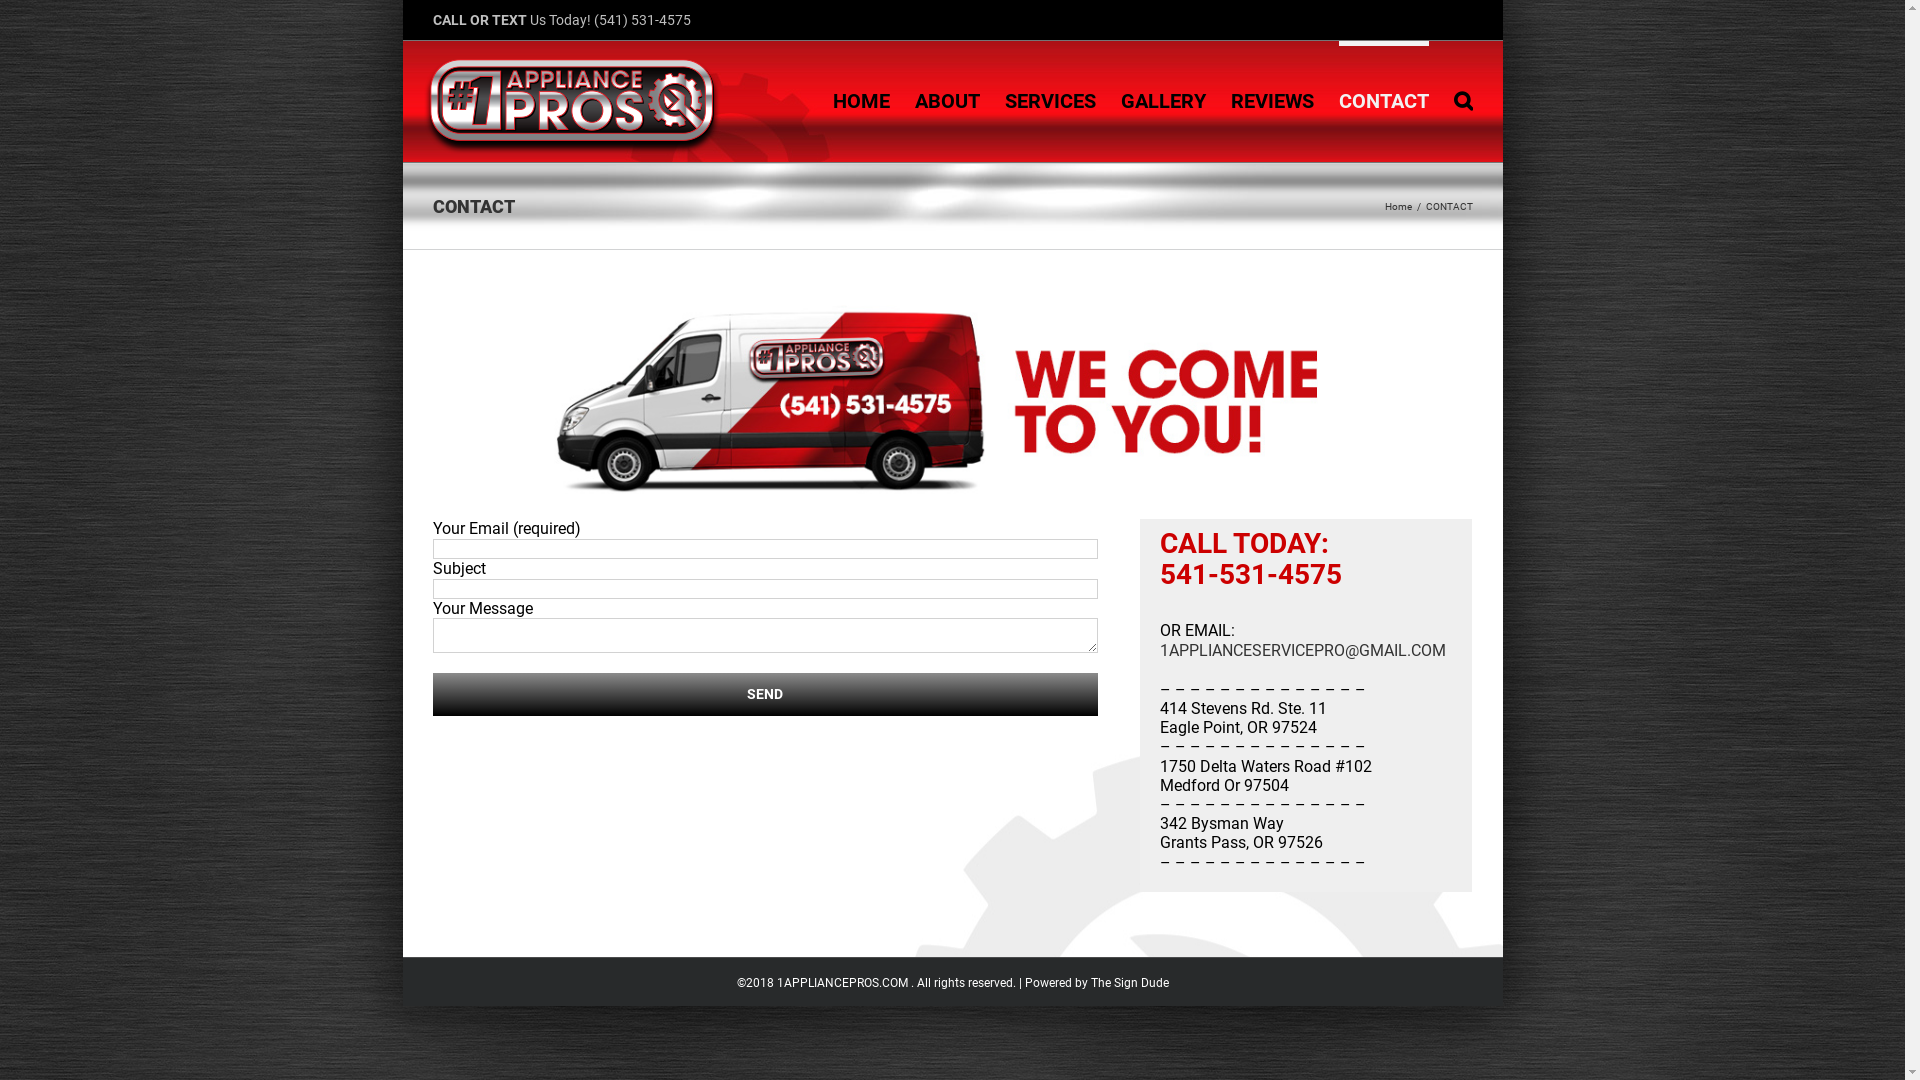 This screenshot has width=1920, height=1080. What do you see at coordinates (1396, 205) in the screenshot?
I see `'Home'` at bounding box center [1396, 205].